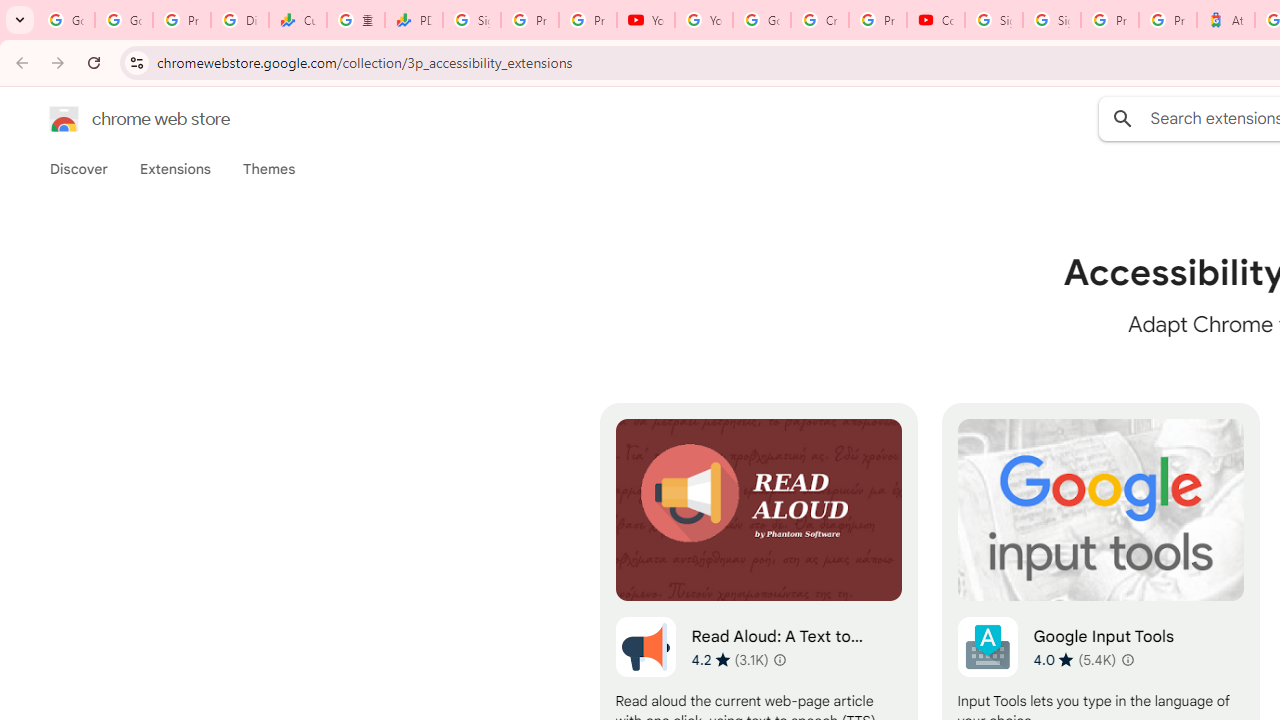 This screenshot has width=1280, height=720. Describe the element at coordinates (1225, 20) in the screenshot. I see `'Atour Hotel - Google hotels'` at that location.